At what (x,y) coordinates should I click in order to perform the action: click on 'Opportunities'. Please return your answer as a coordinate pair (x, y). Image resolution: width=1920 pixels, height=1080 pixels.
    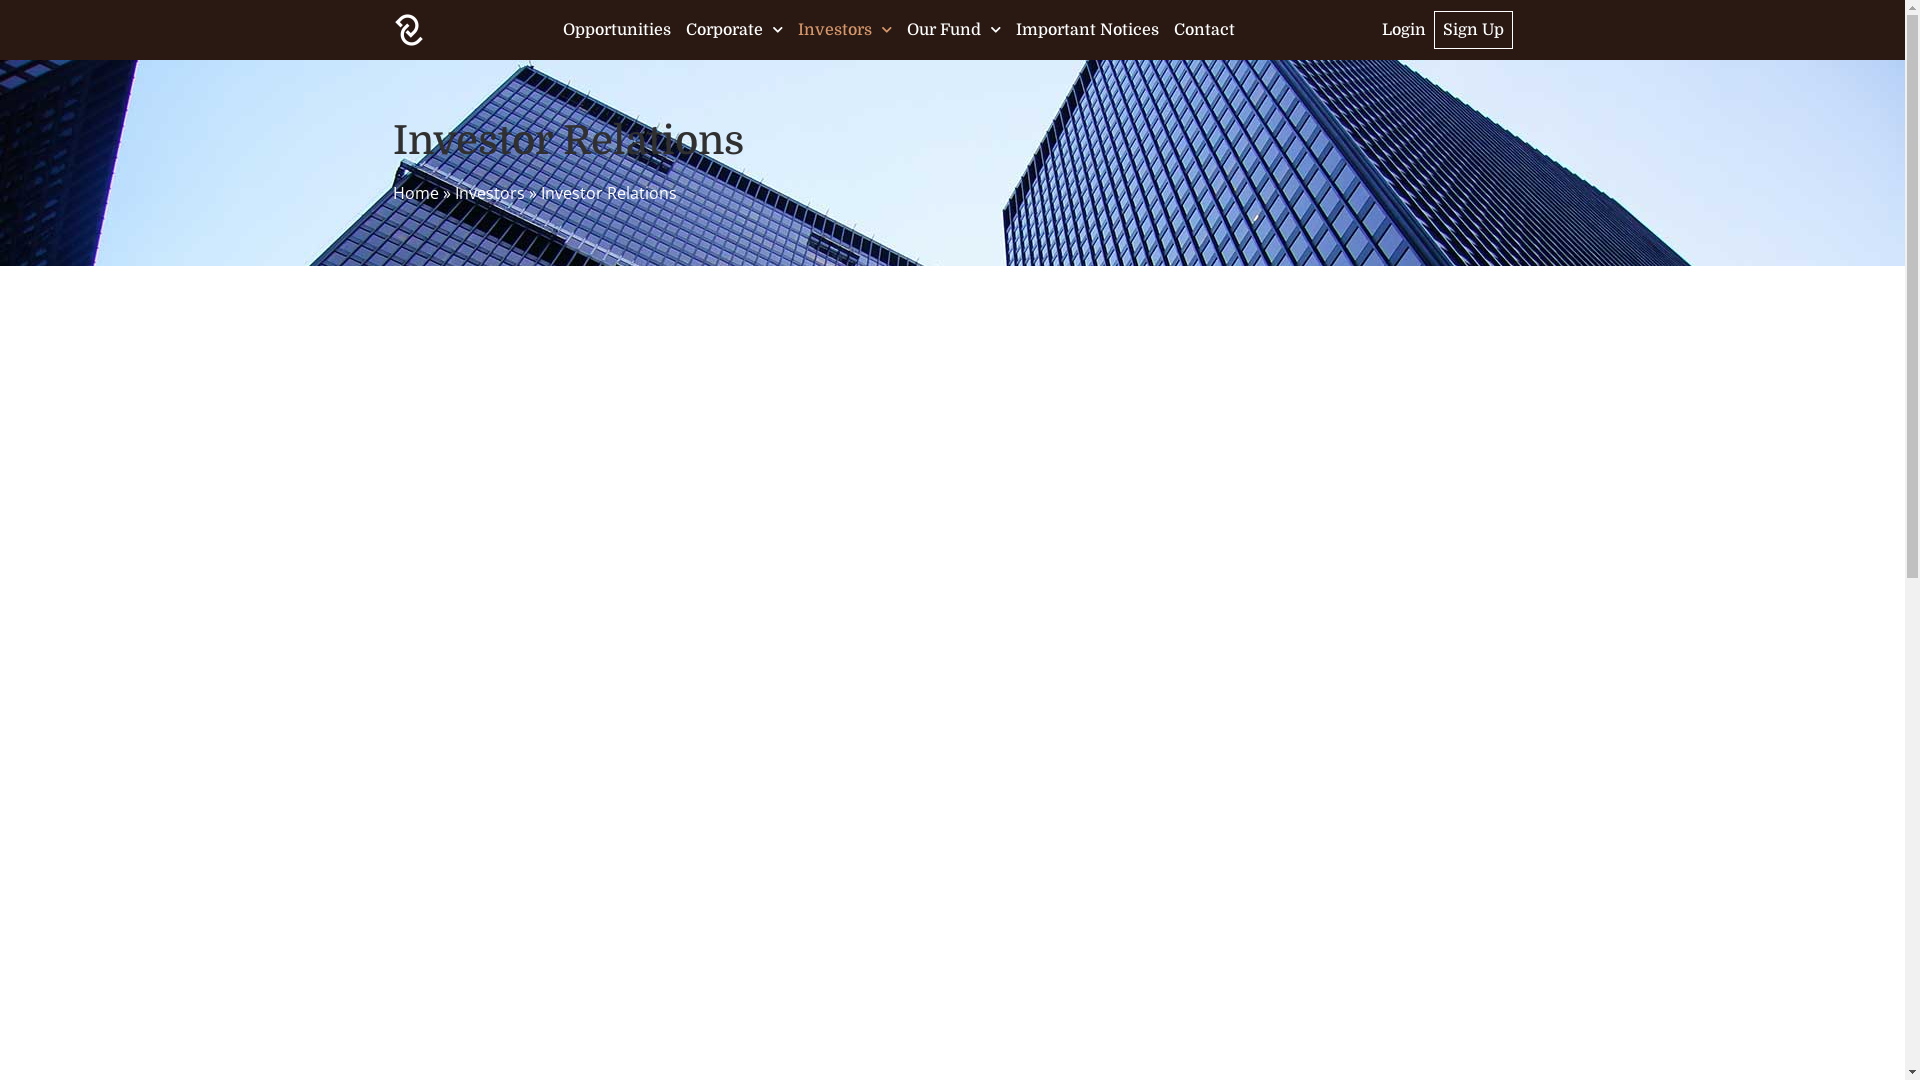
    Looking at the image, I should click on (616, 30).